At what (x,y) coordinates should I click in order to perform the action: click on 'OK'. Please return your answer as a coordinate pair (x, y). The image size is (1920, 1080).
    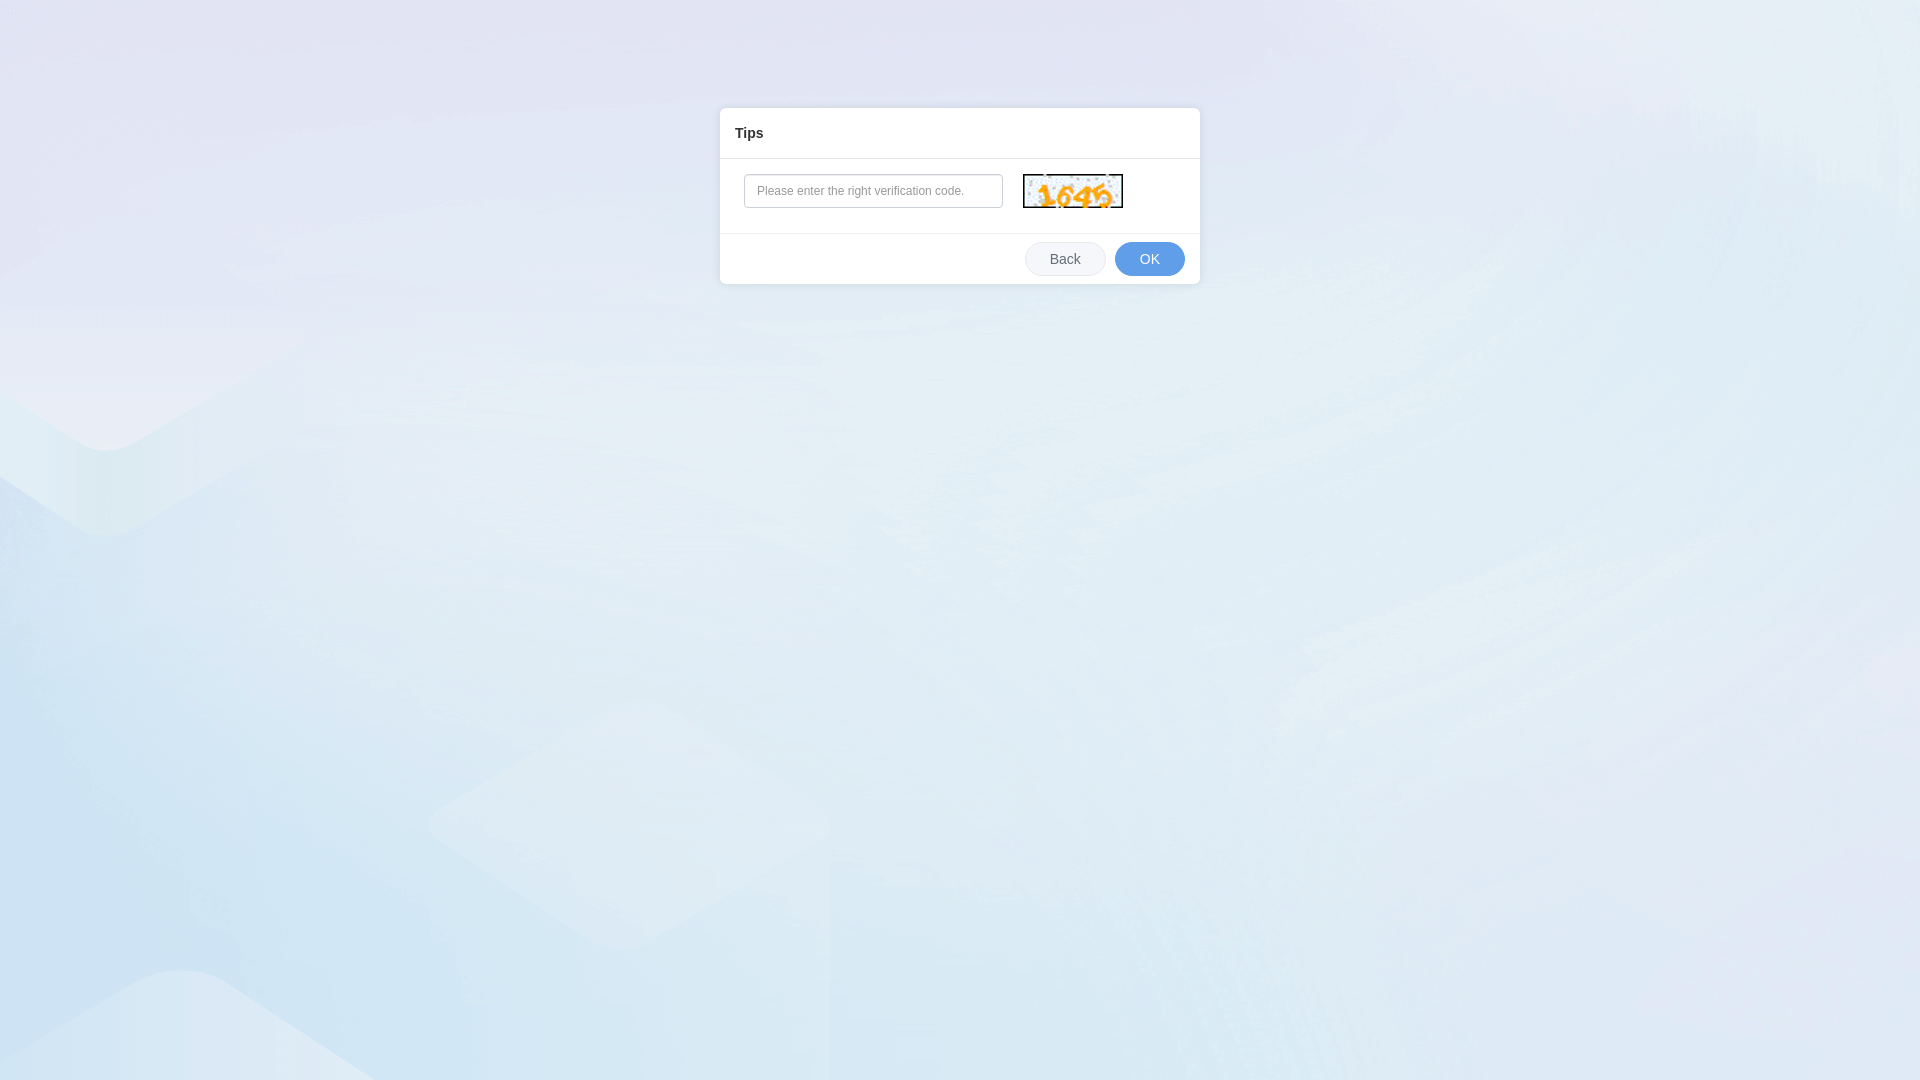
    Looking at the image, I should click on (1113, 257).